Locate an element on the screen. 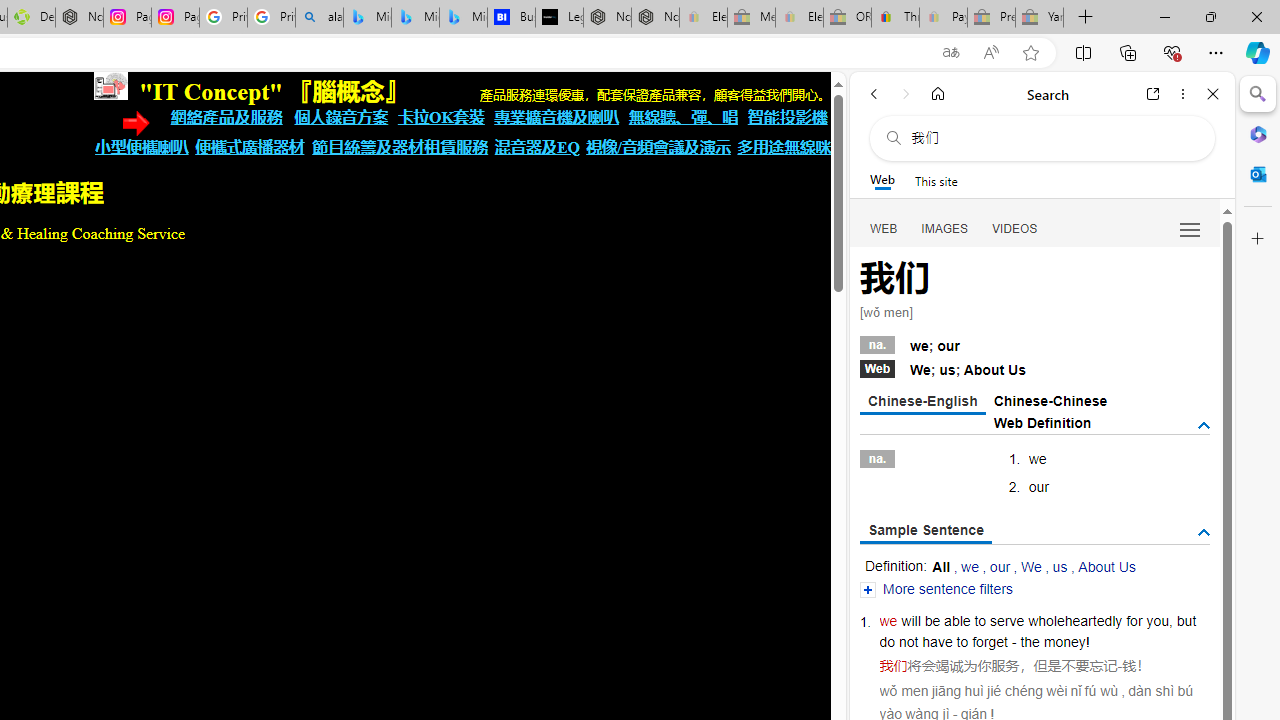  'AutomationID: tgdef_sen' is located at coordinates (1202, 532).